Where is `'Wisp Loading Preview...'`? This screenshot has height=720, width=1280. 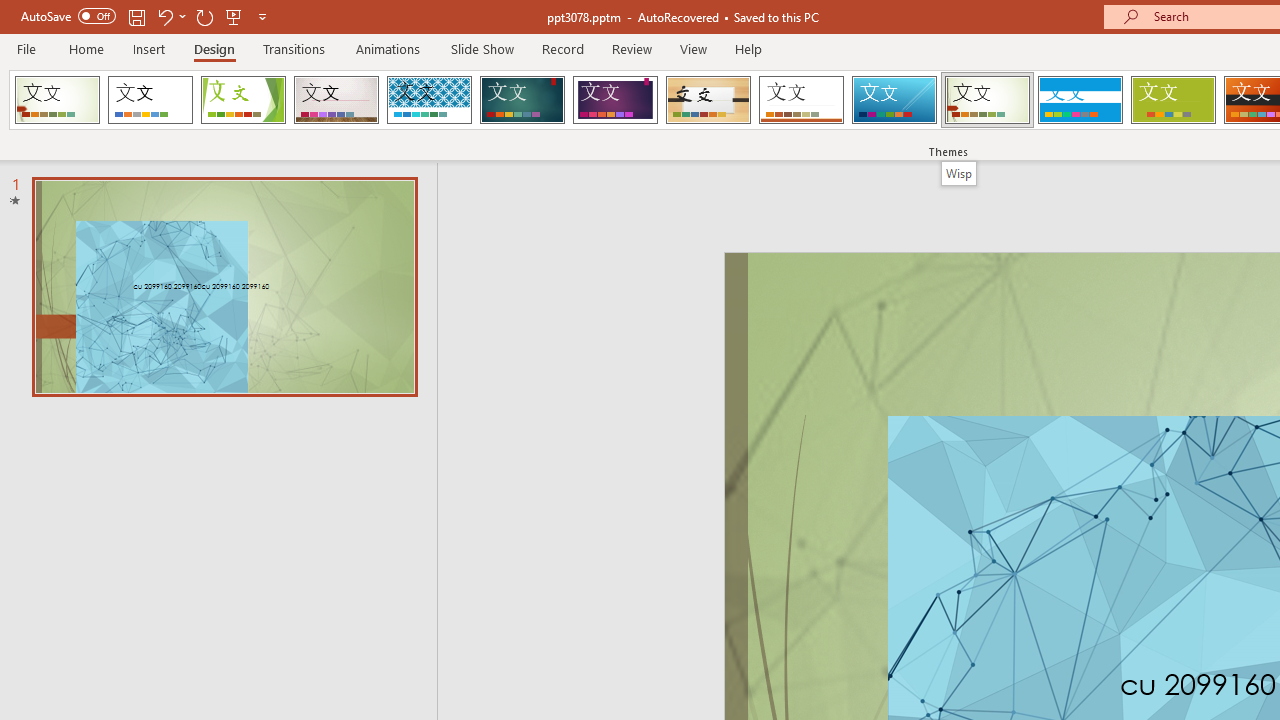
'Wisp Loading Preview...' is located at coordinates (987, 100).